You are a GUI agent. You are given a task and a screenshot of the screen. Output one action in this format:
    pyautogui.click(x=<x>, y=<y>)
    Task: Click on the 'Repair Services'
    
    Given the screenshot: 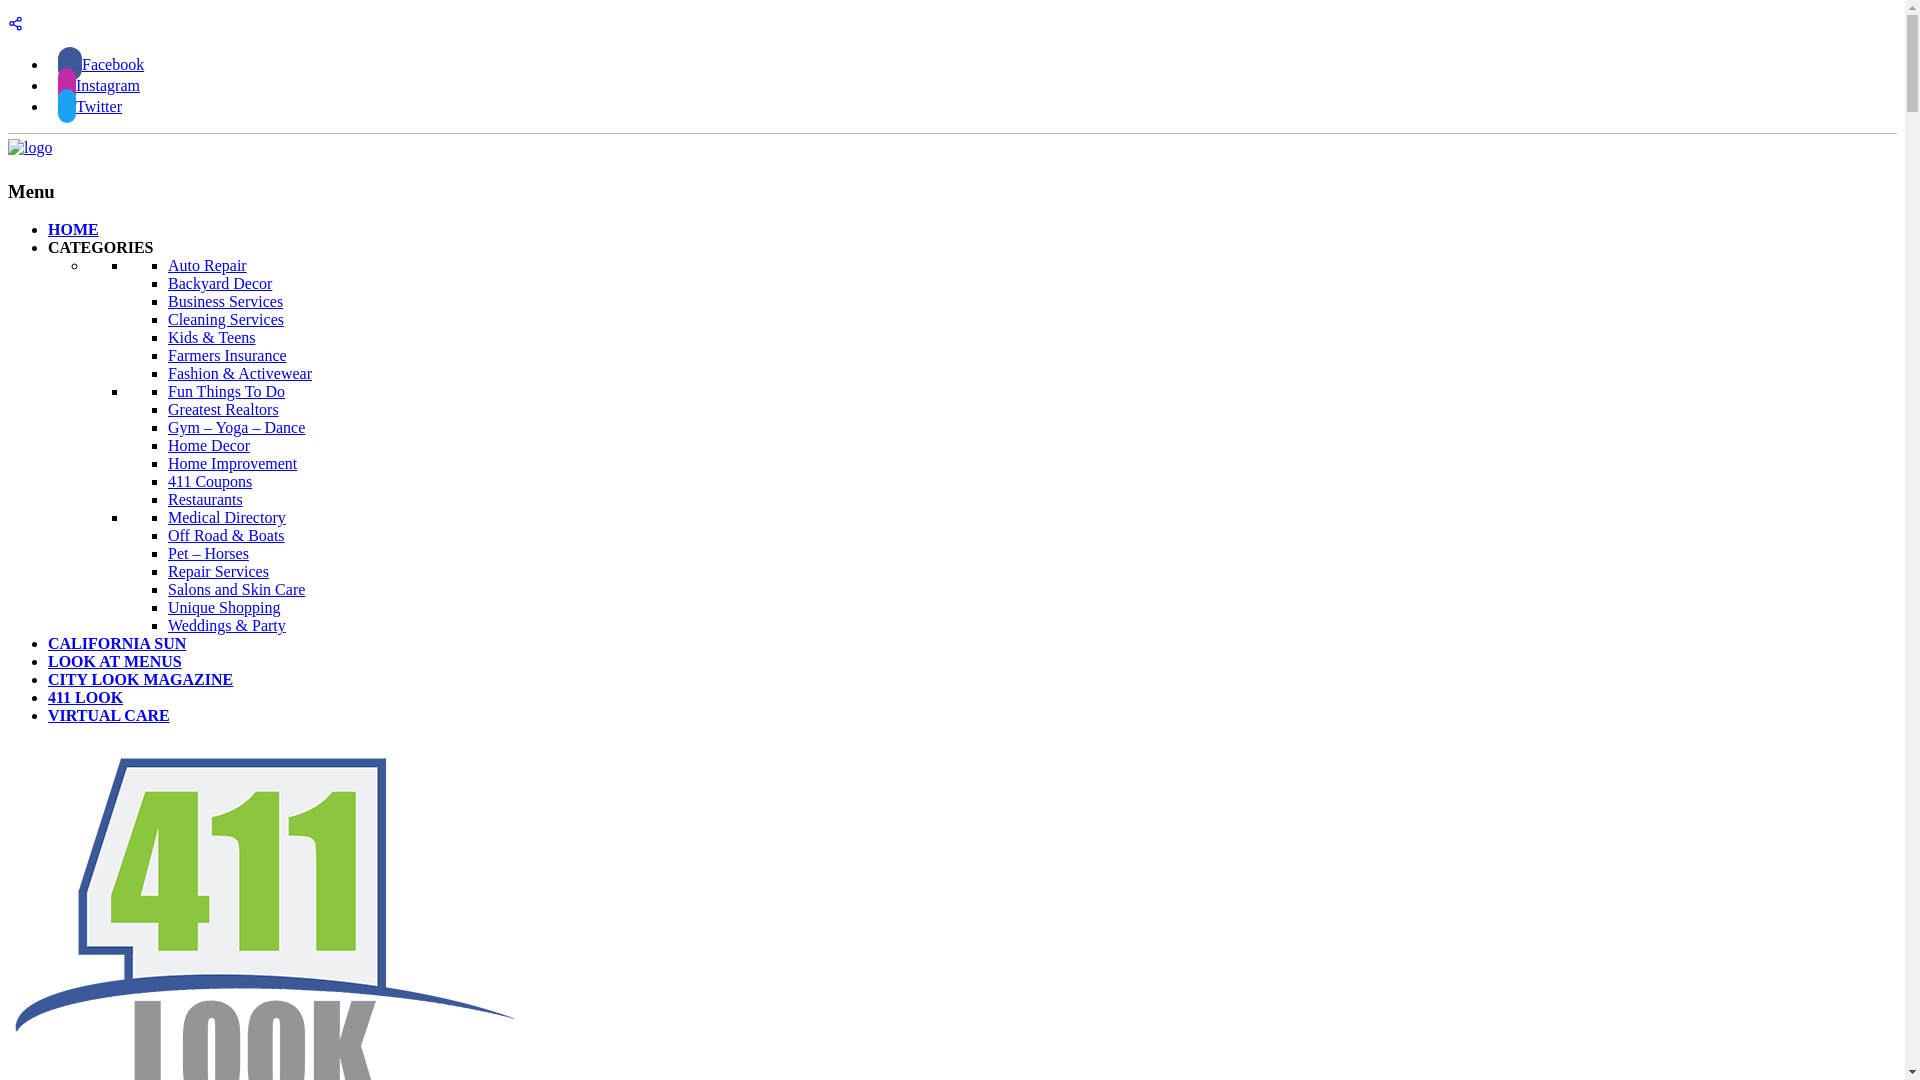 What is the action you would take?
    pyautogui.click(x=218, y=571)
    